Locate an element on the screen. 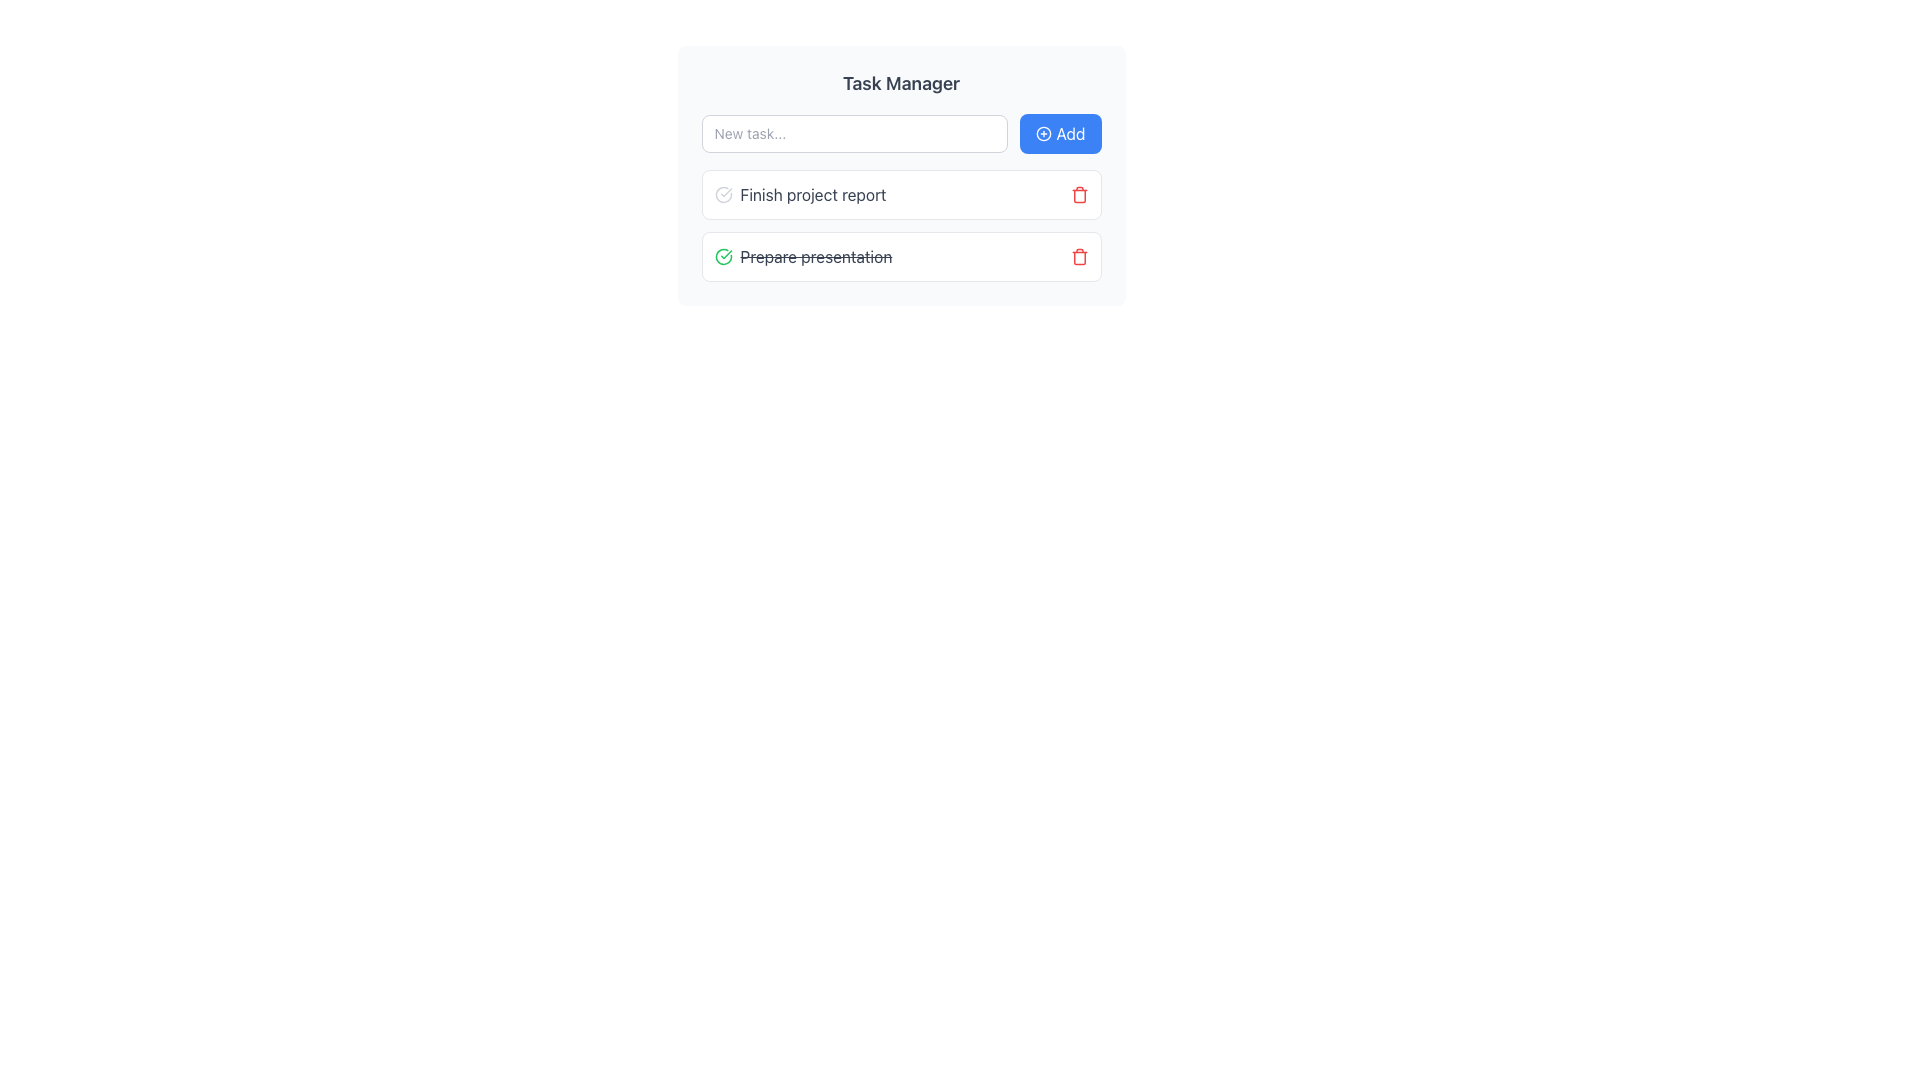 The width and height of the screenshot is (1920, 1080). the text label that displays 'Finish project report' to trigger a tooltip is located at coordinates (813, 195).